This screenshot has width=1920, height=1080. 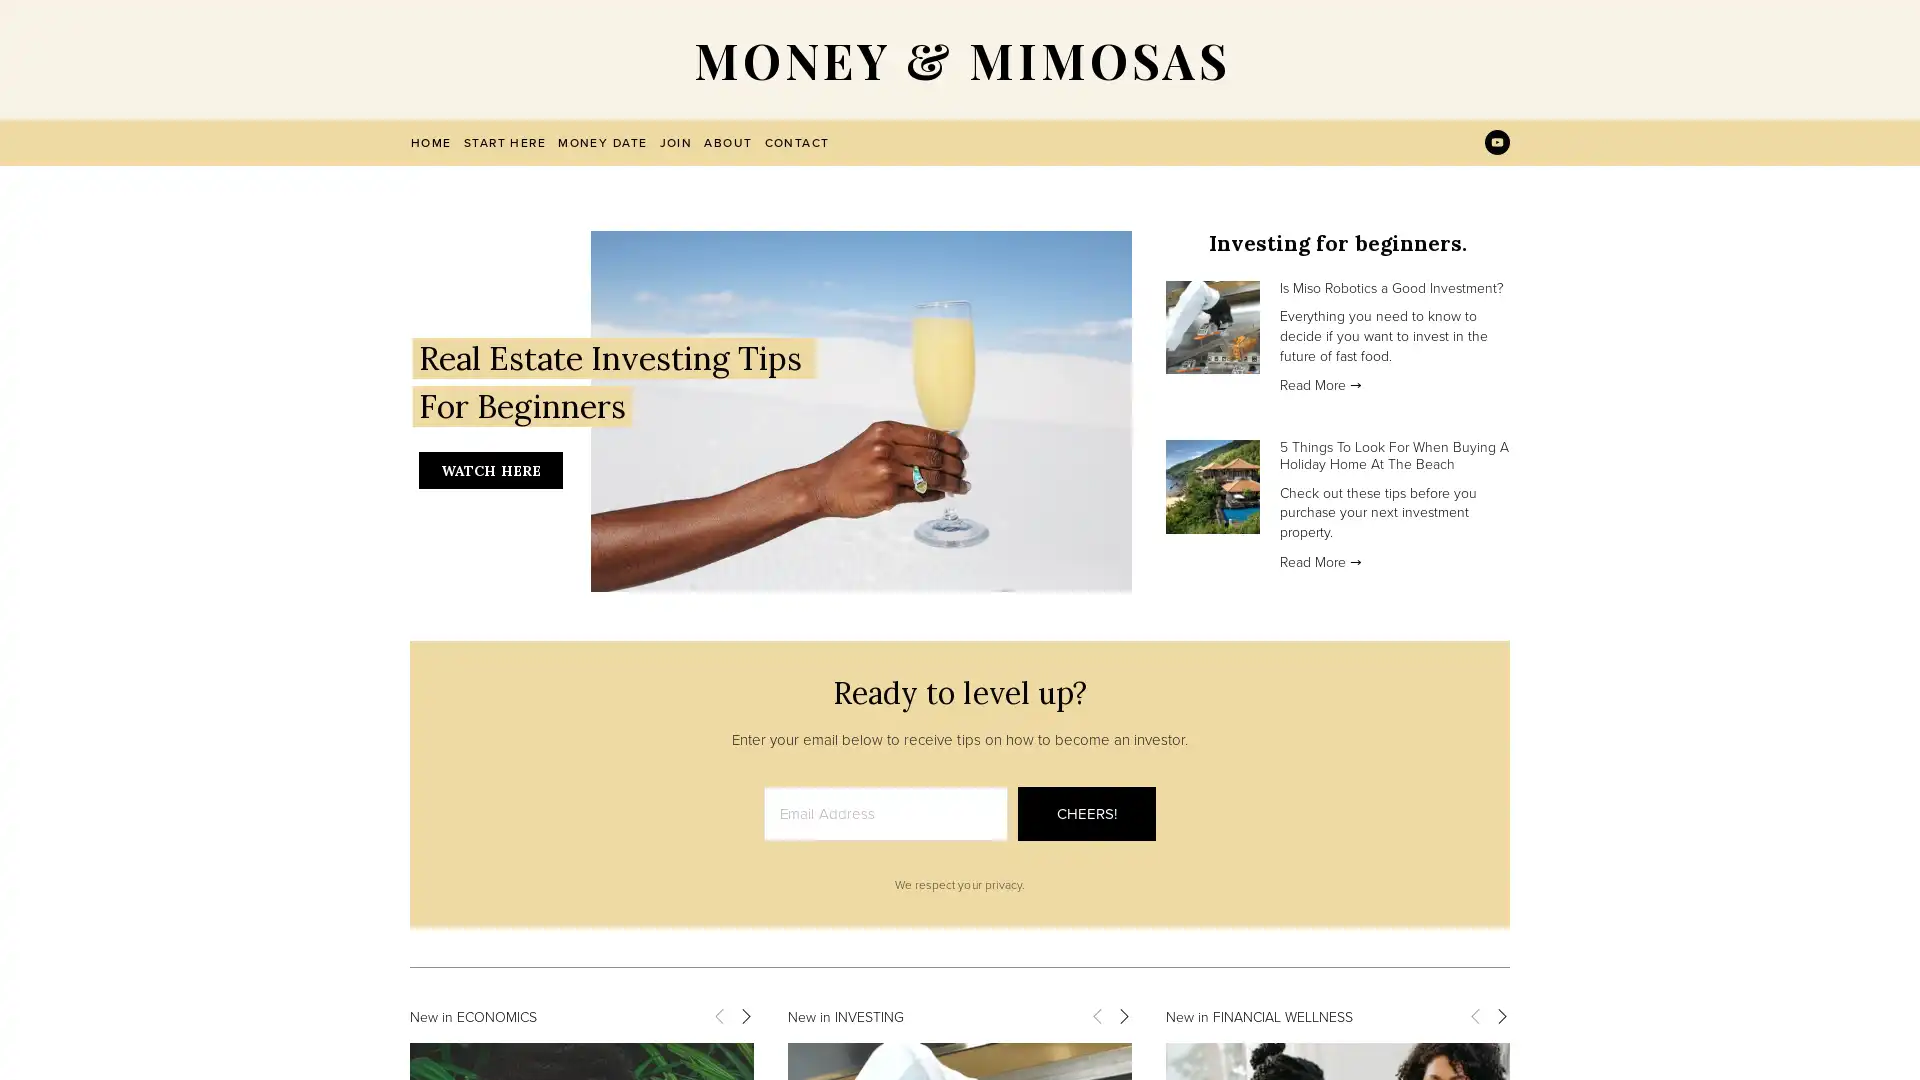 I want to click on Previous, so click(x=719, y=1014).